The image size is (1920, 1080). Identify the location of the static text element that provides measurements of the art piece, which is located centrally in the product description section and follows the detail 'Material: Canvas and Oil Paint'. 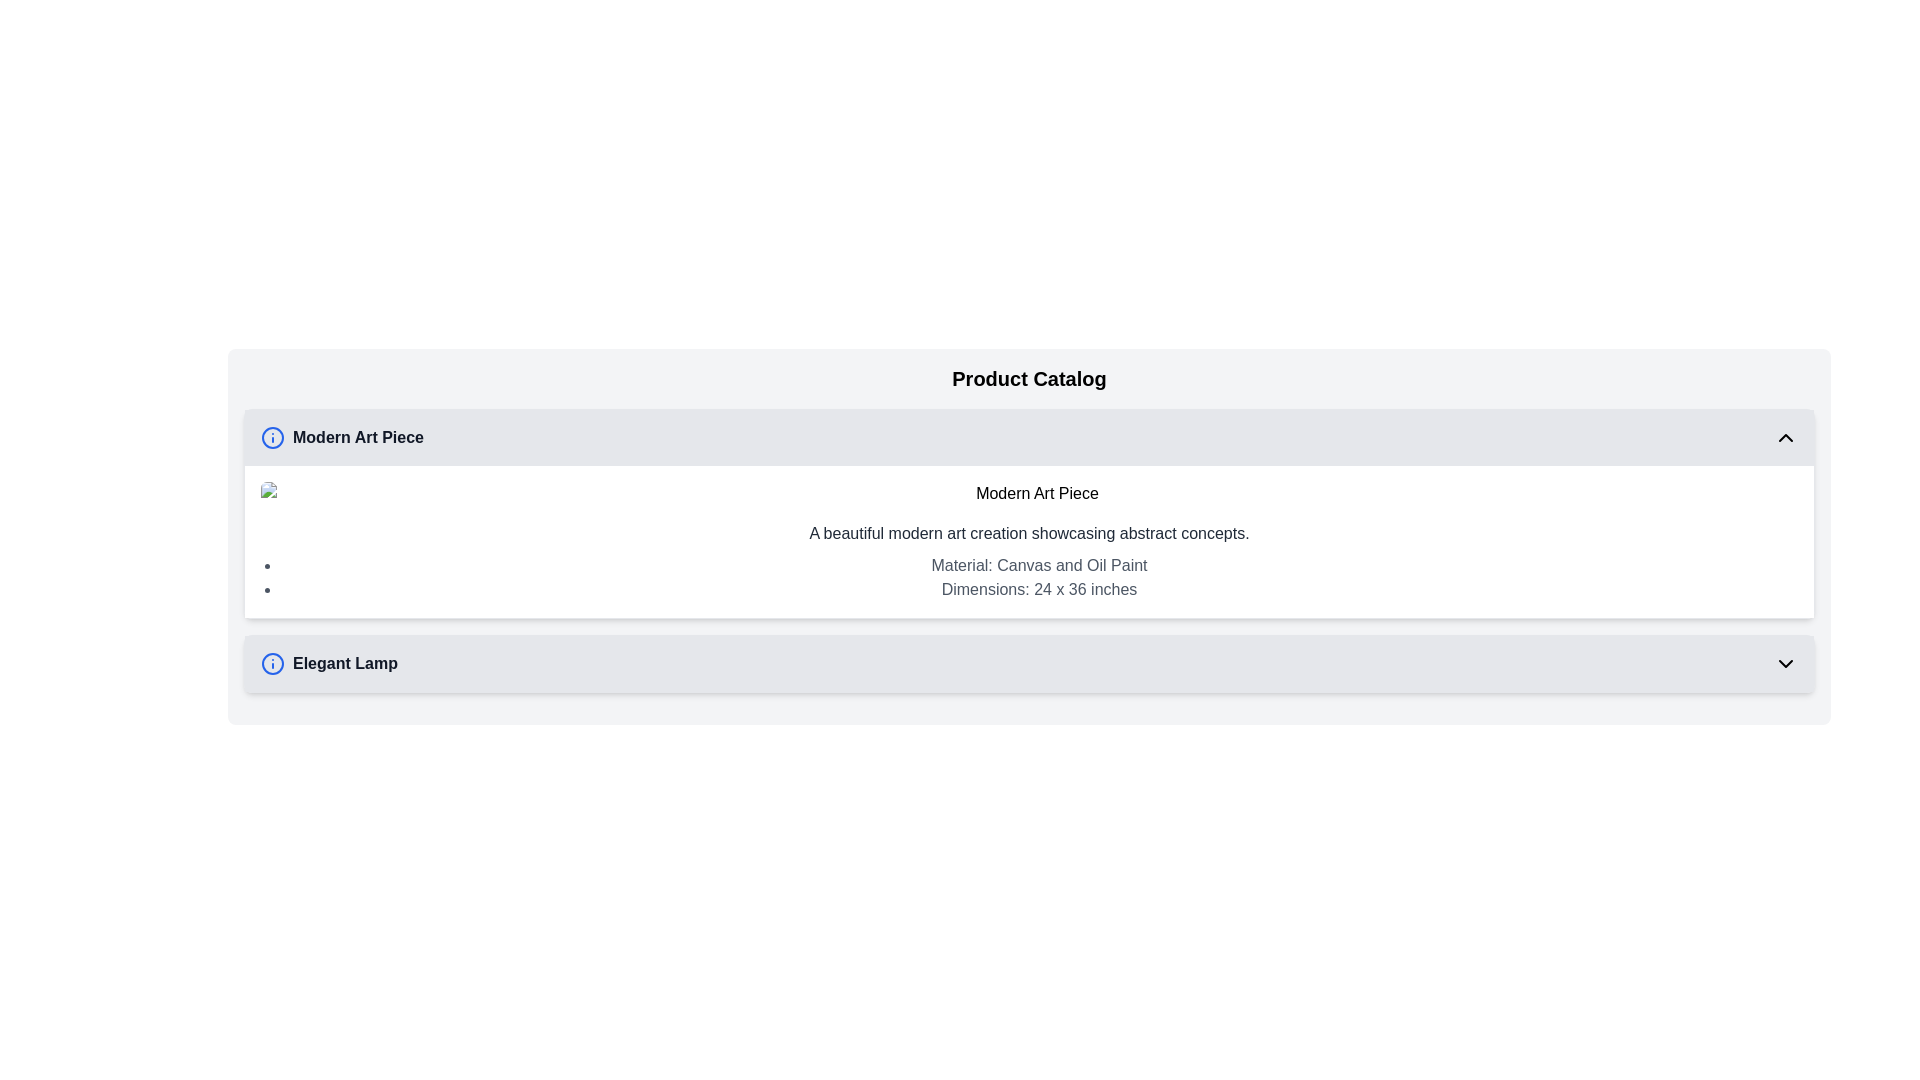
(1039, 589).